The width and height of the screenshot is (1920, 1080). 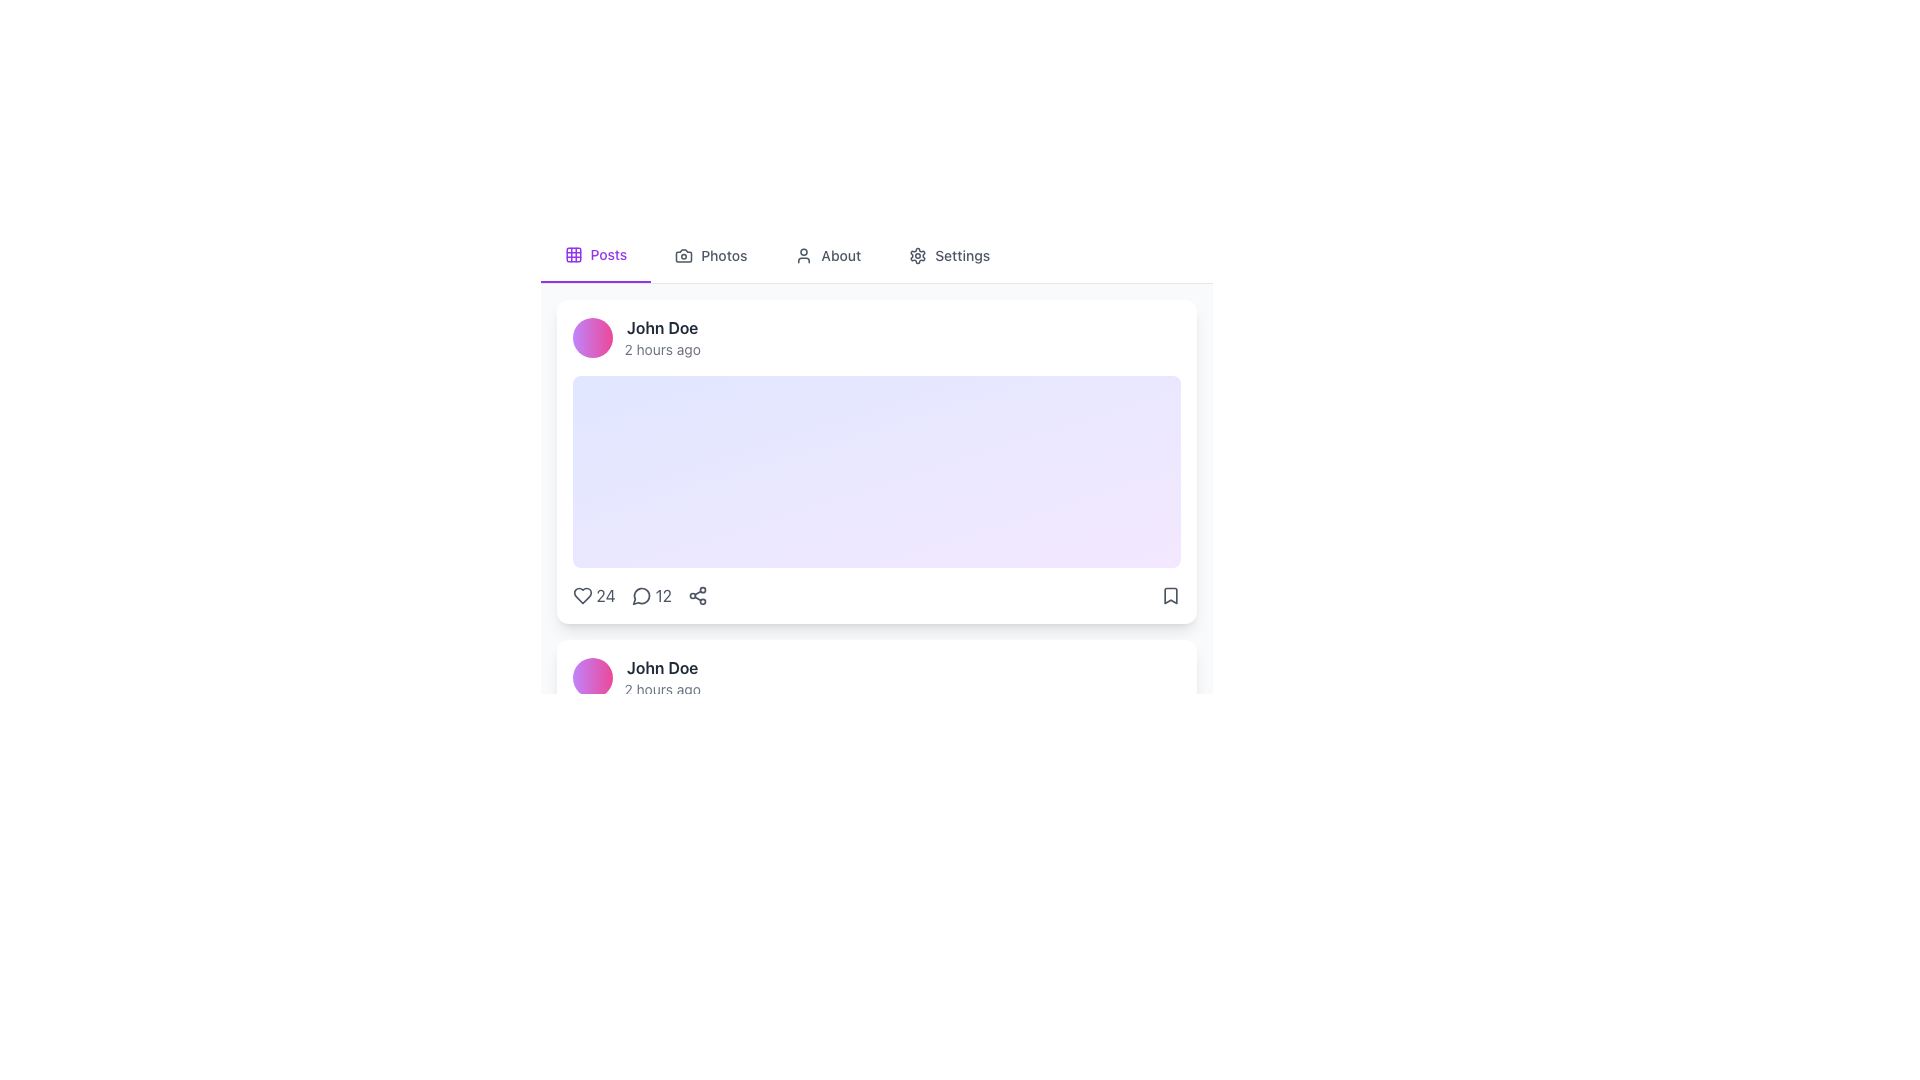 What do you see at coordinates (684, 254) in the screenshot?
I see `the camera icon representing the 'Photos' tab in the navigation bar, which is positioned second from the left among other tabs` at bounding box center [684, 254].